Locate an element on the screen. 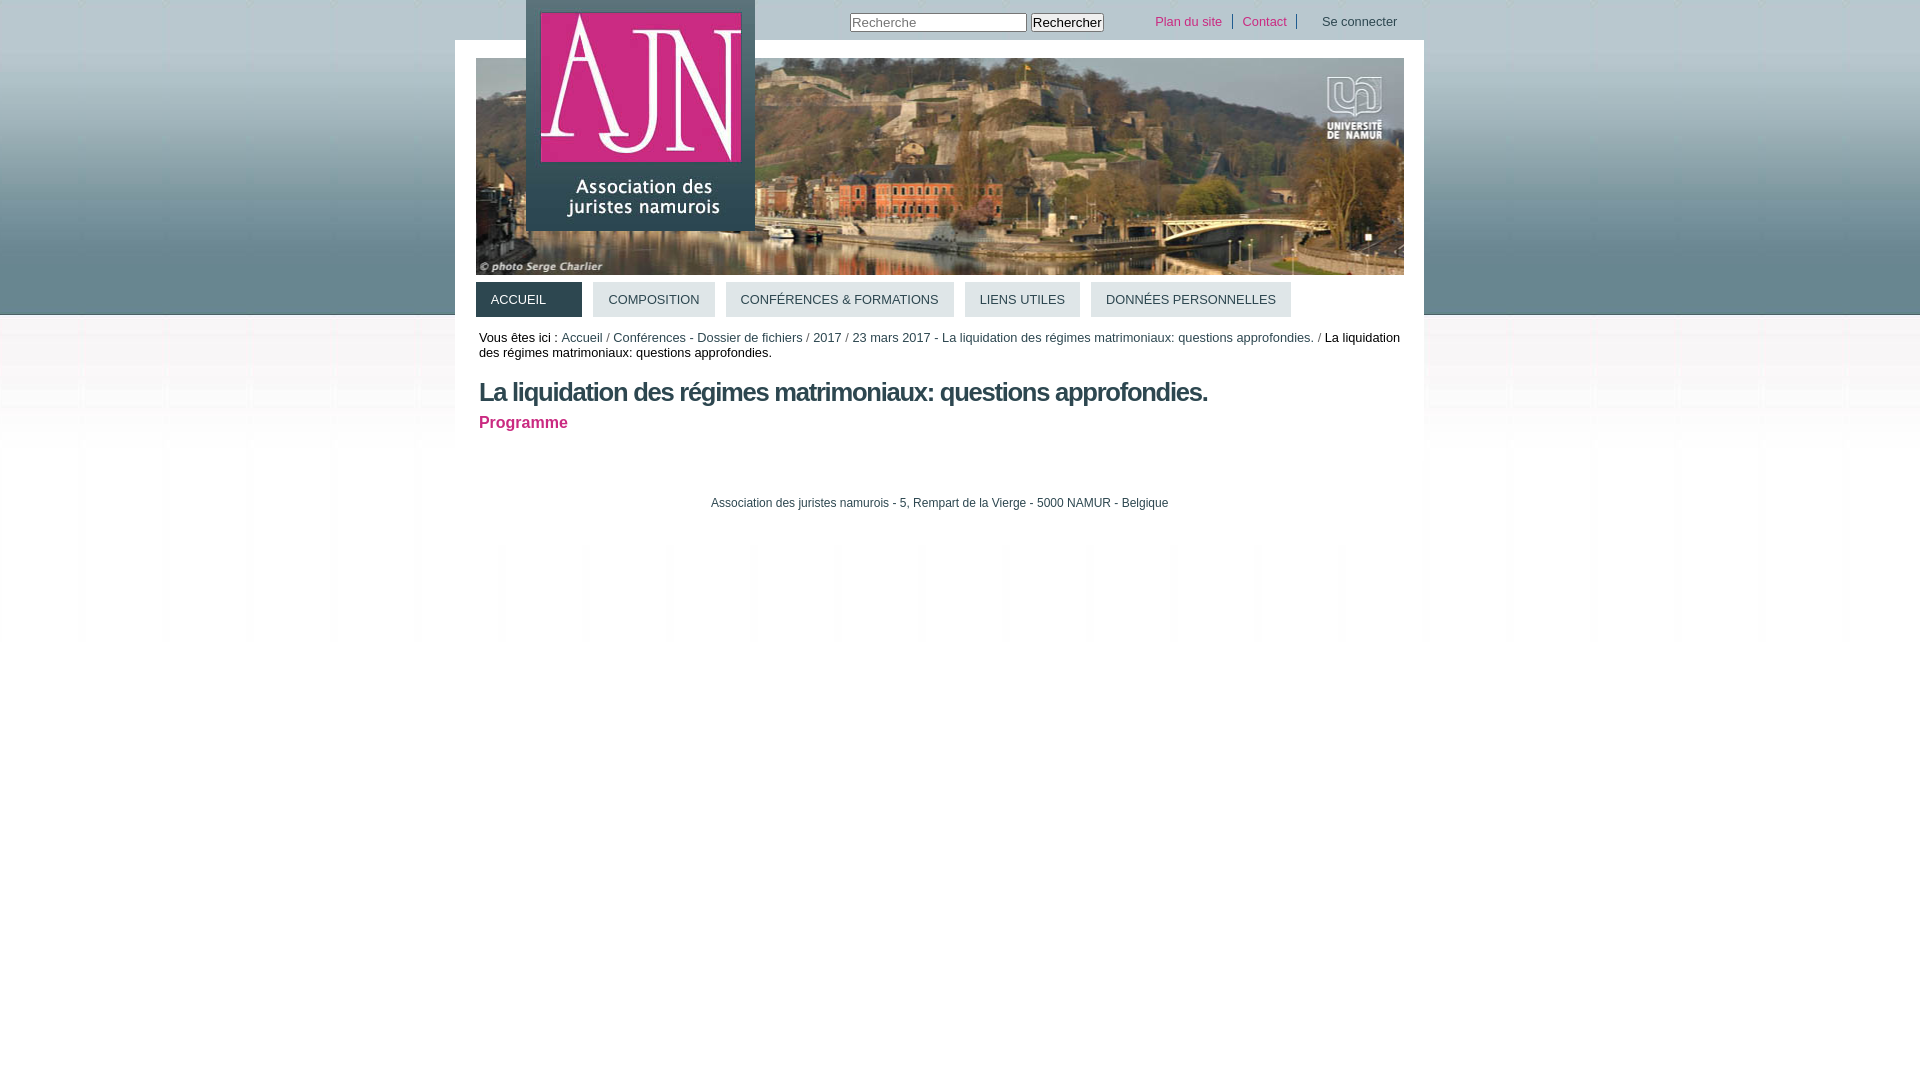 The image size is (1920, 1080). '2017' is located at coordinates (826, 336).